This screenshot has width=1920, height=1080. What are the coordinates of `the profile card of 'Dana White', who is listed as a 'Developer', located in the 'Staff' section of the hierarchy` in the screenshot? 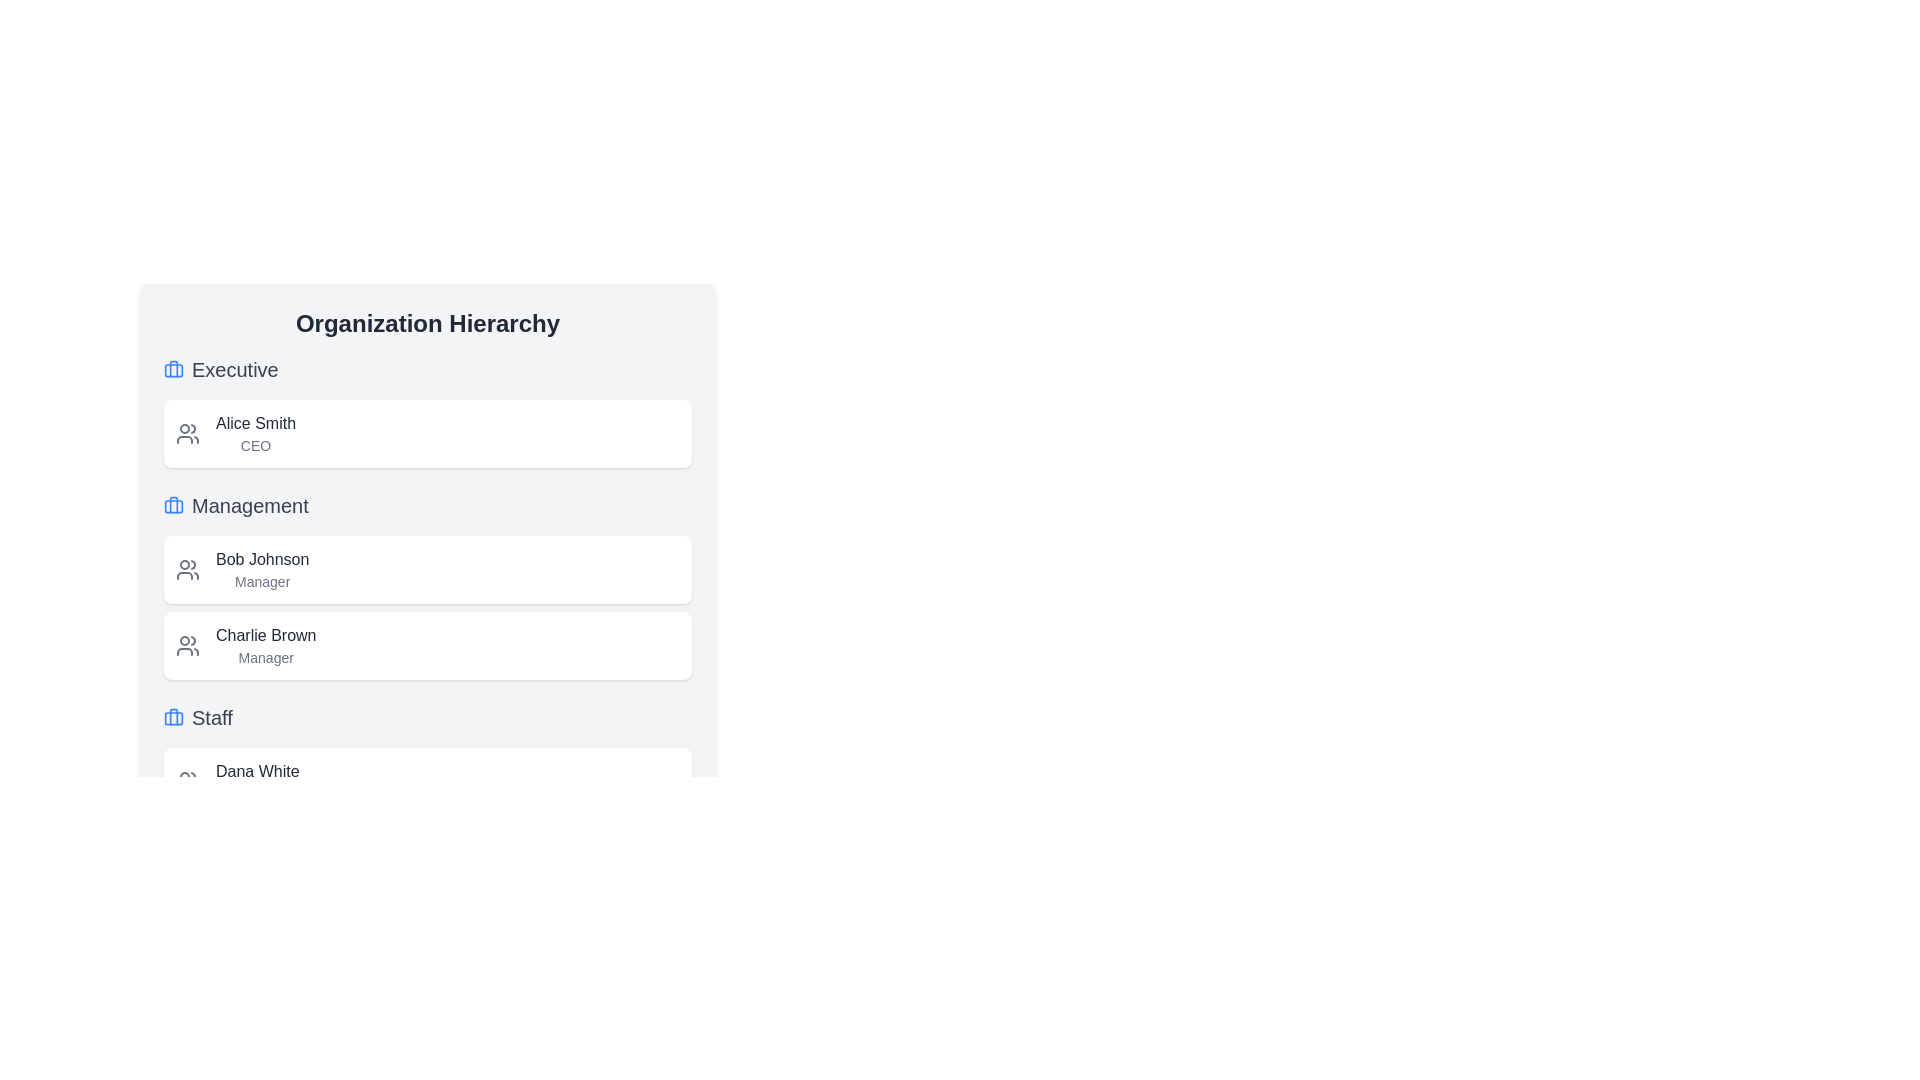 It's located at (426, 781).